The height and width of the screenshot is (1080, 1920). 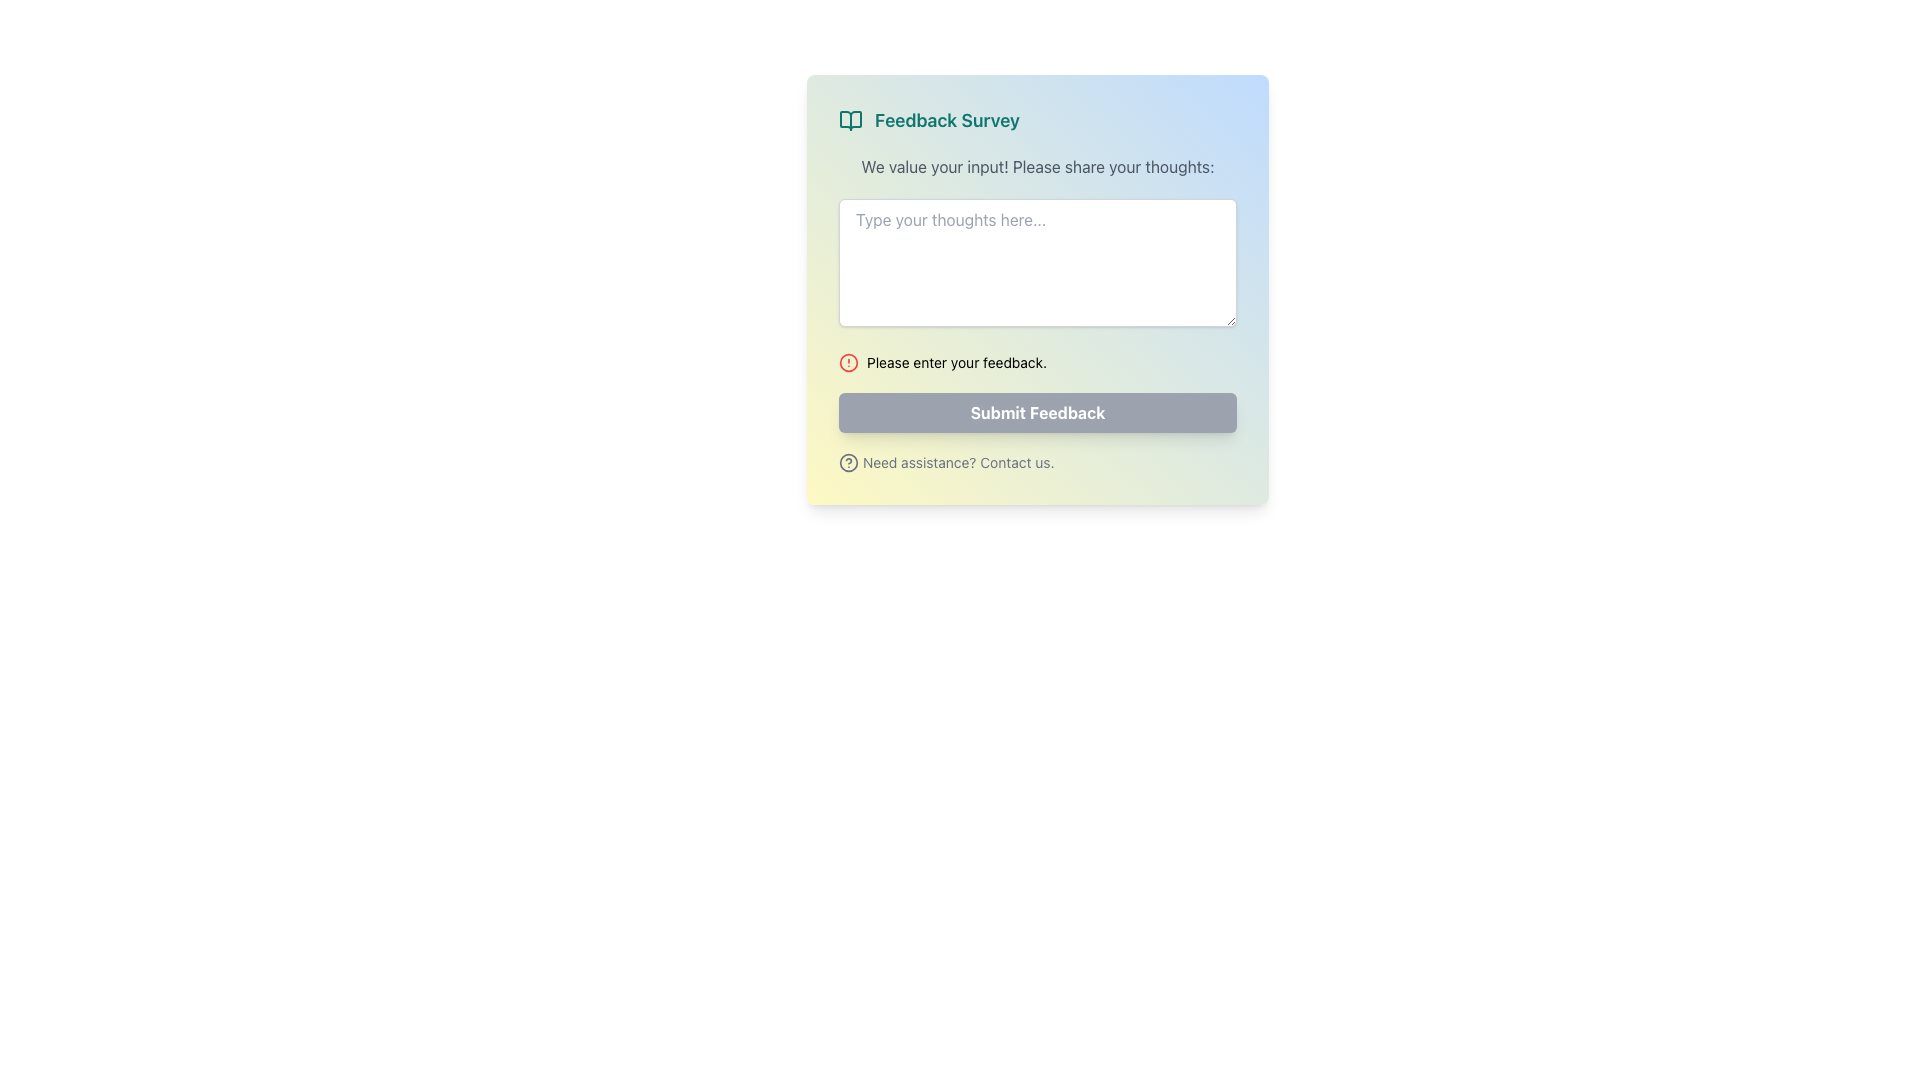 I want to click on the static text label that reads 'We value your input! Please share your thoughts:' located below the title 'Feedback Survey' in the feedback form interface, so click(x=1037, y=165).